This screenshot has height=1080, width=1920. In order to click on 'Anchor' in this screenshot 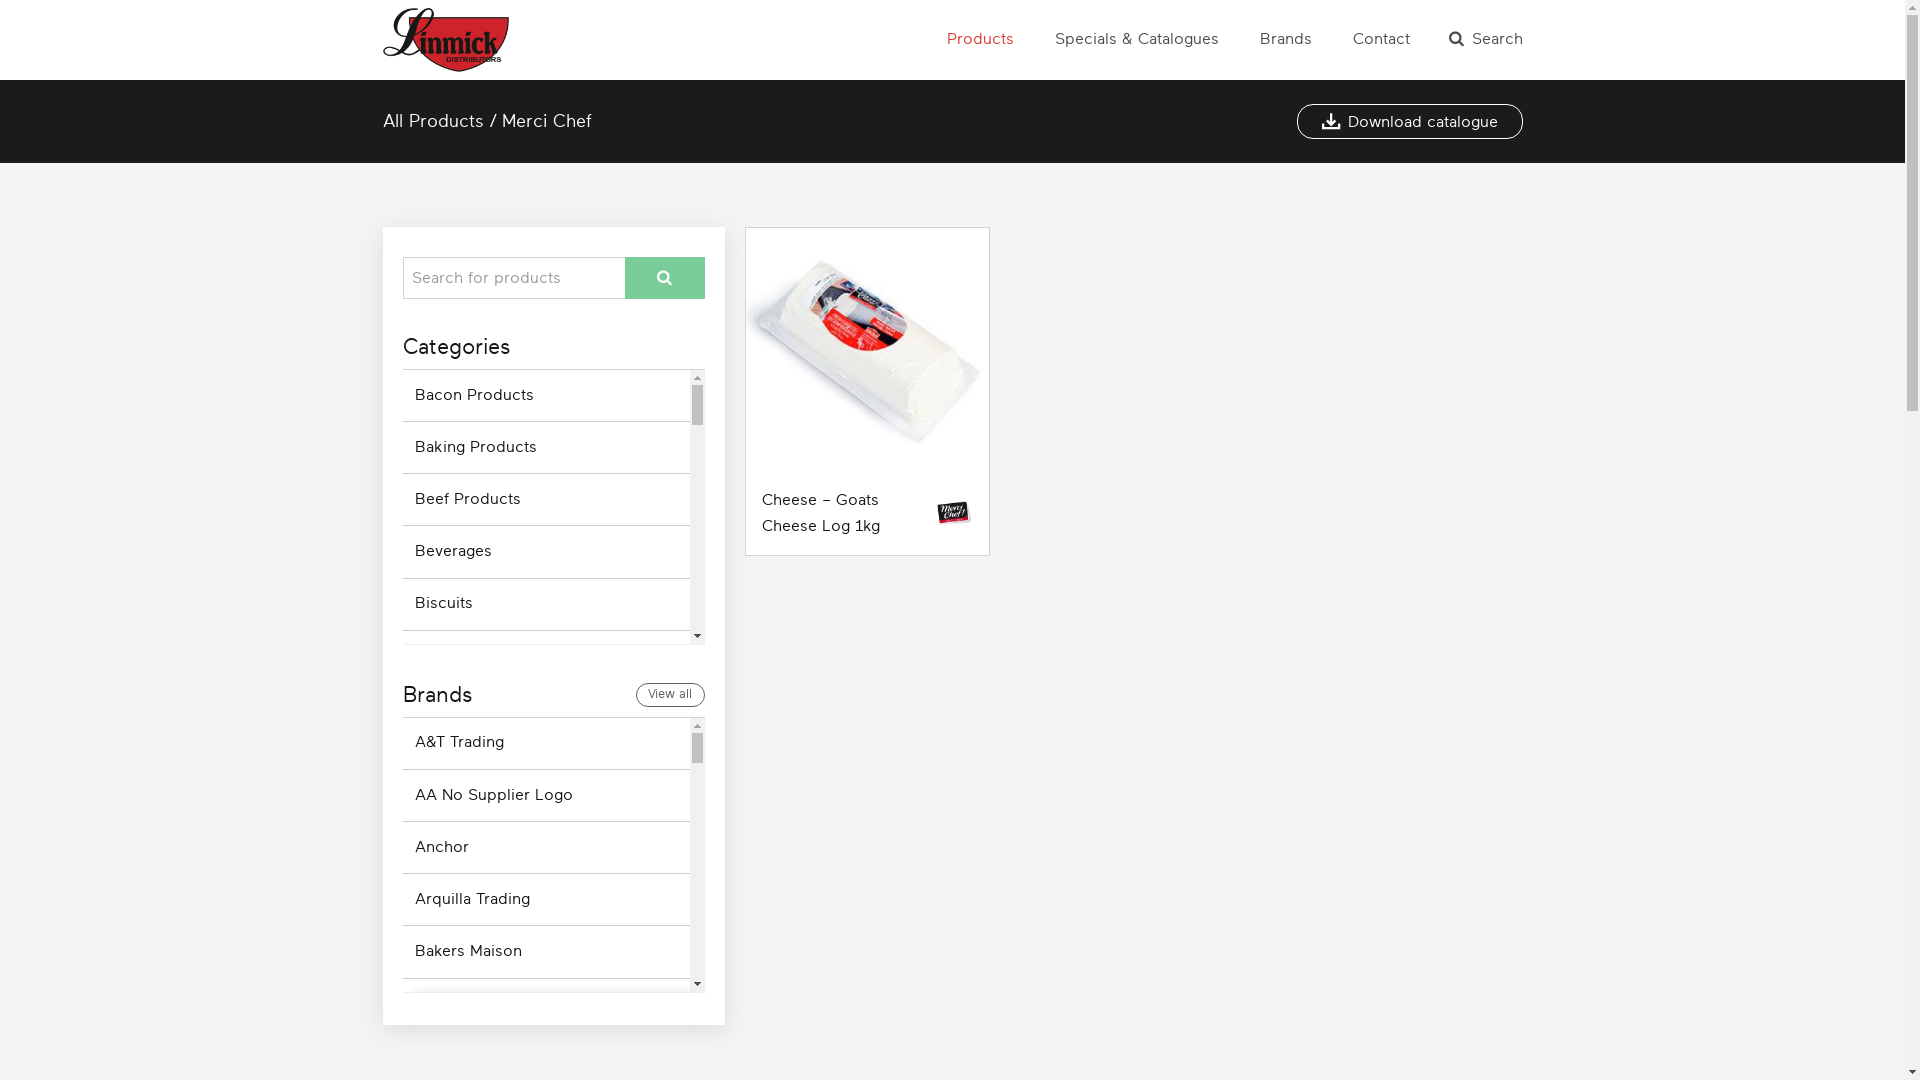, I will do `click(545, 847)`.